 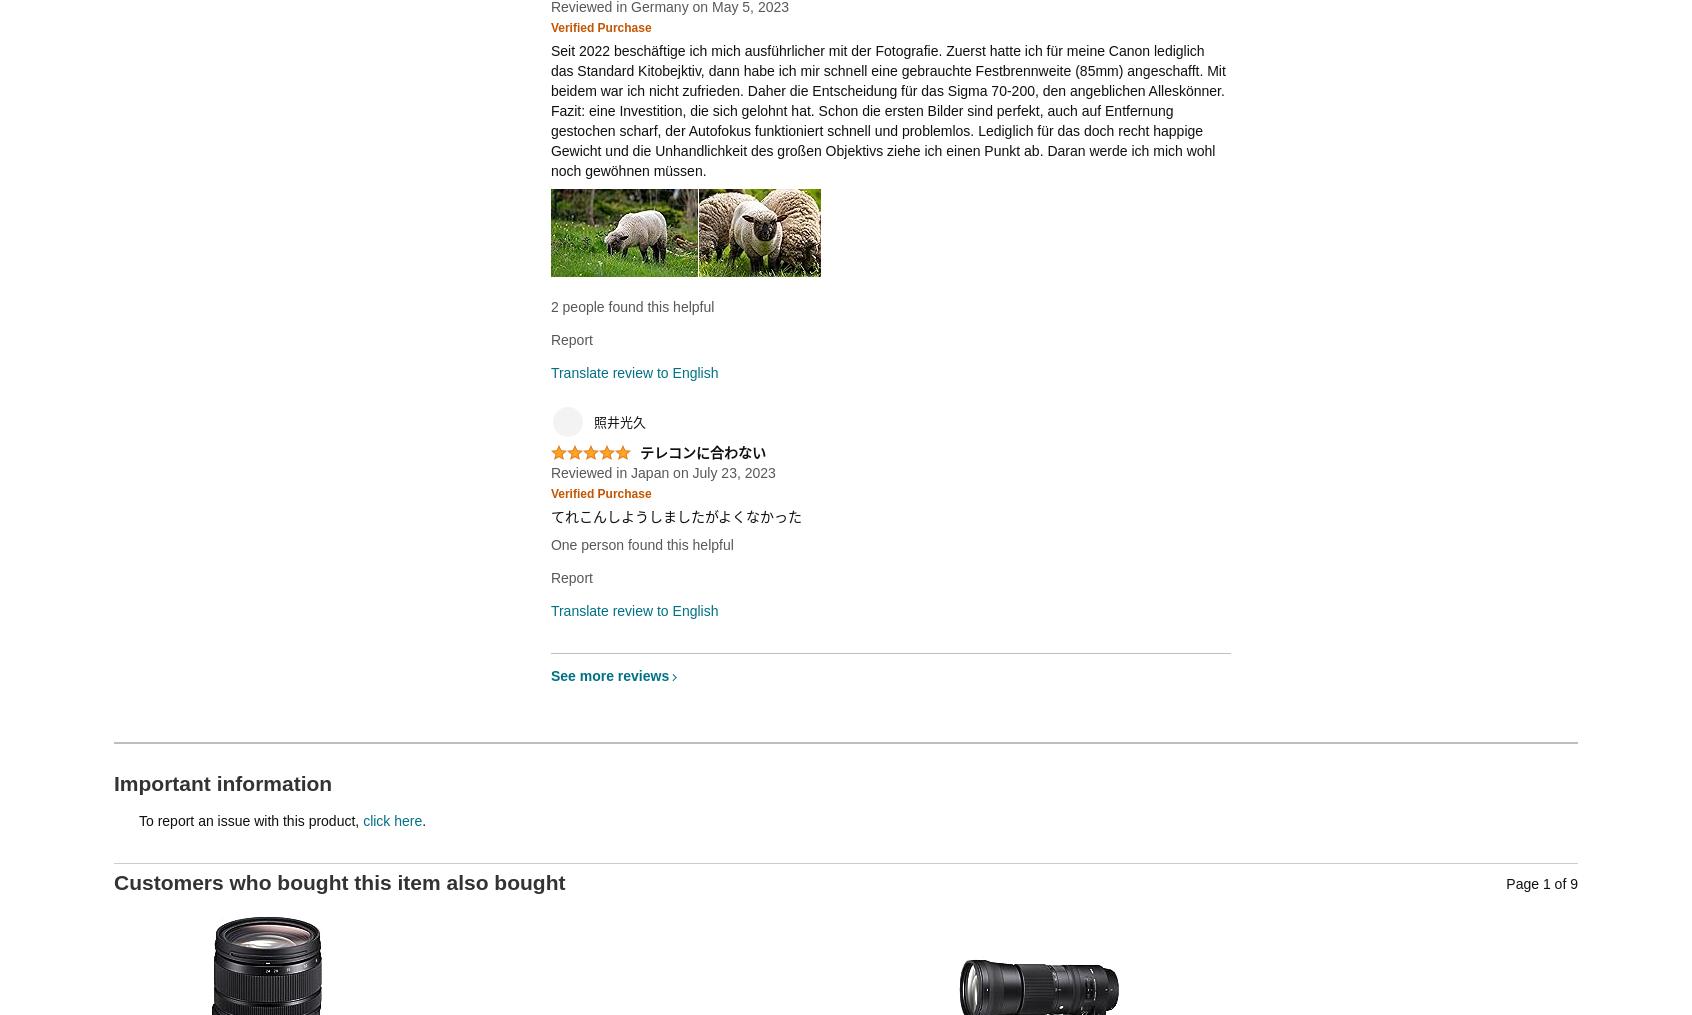 I want to click on '9', so click(x=1573, y=882).